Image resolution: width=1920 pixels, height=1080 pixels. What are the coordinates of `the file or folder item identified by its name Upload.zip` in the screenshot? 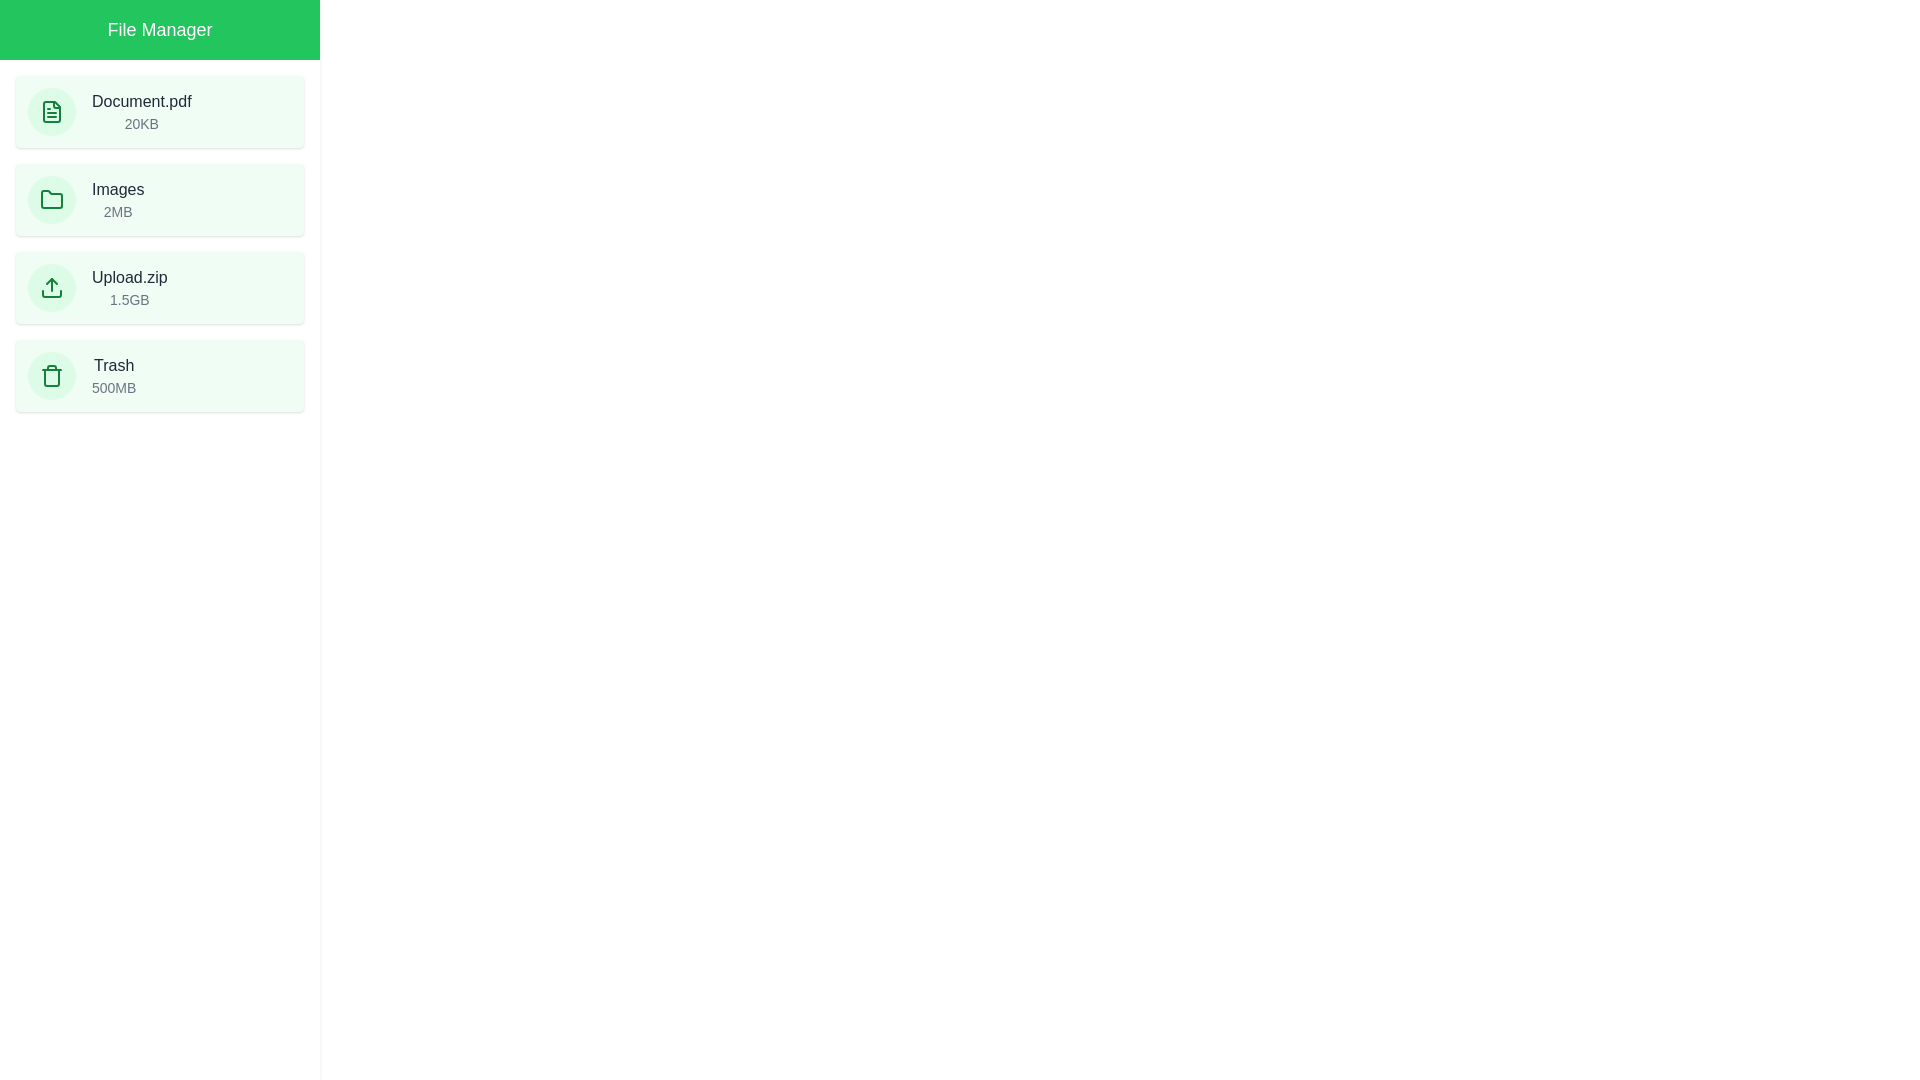 It's located at (158, 288).